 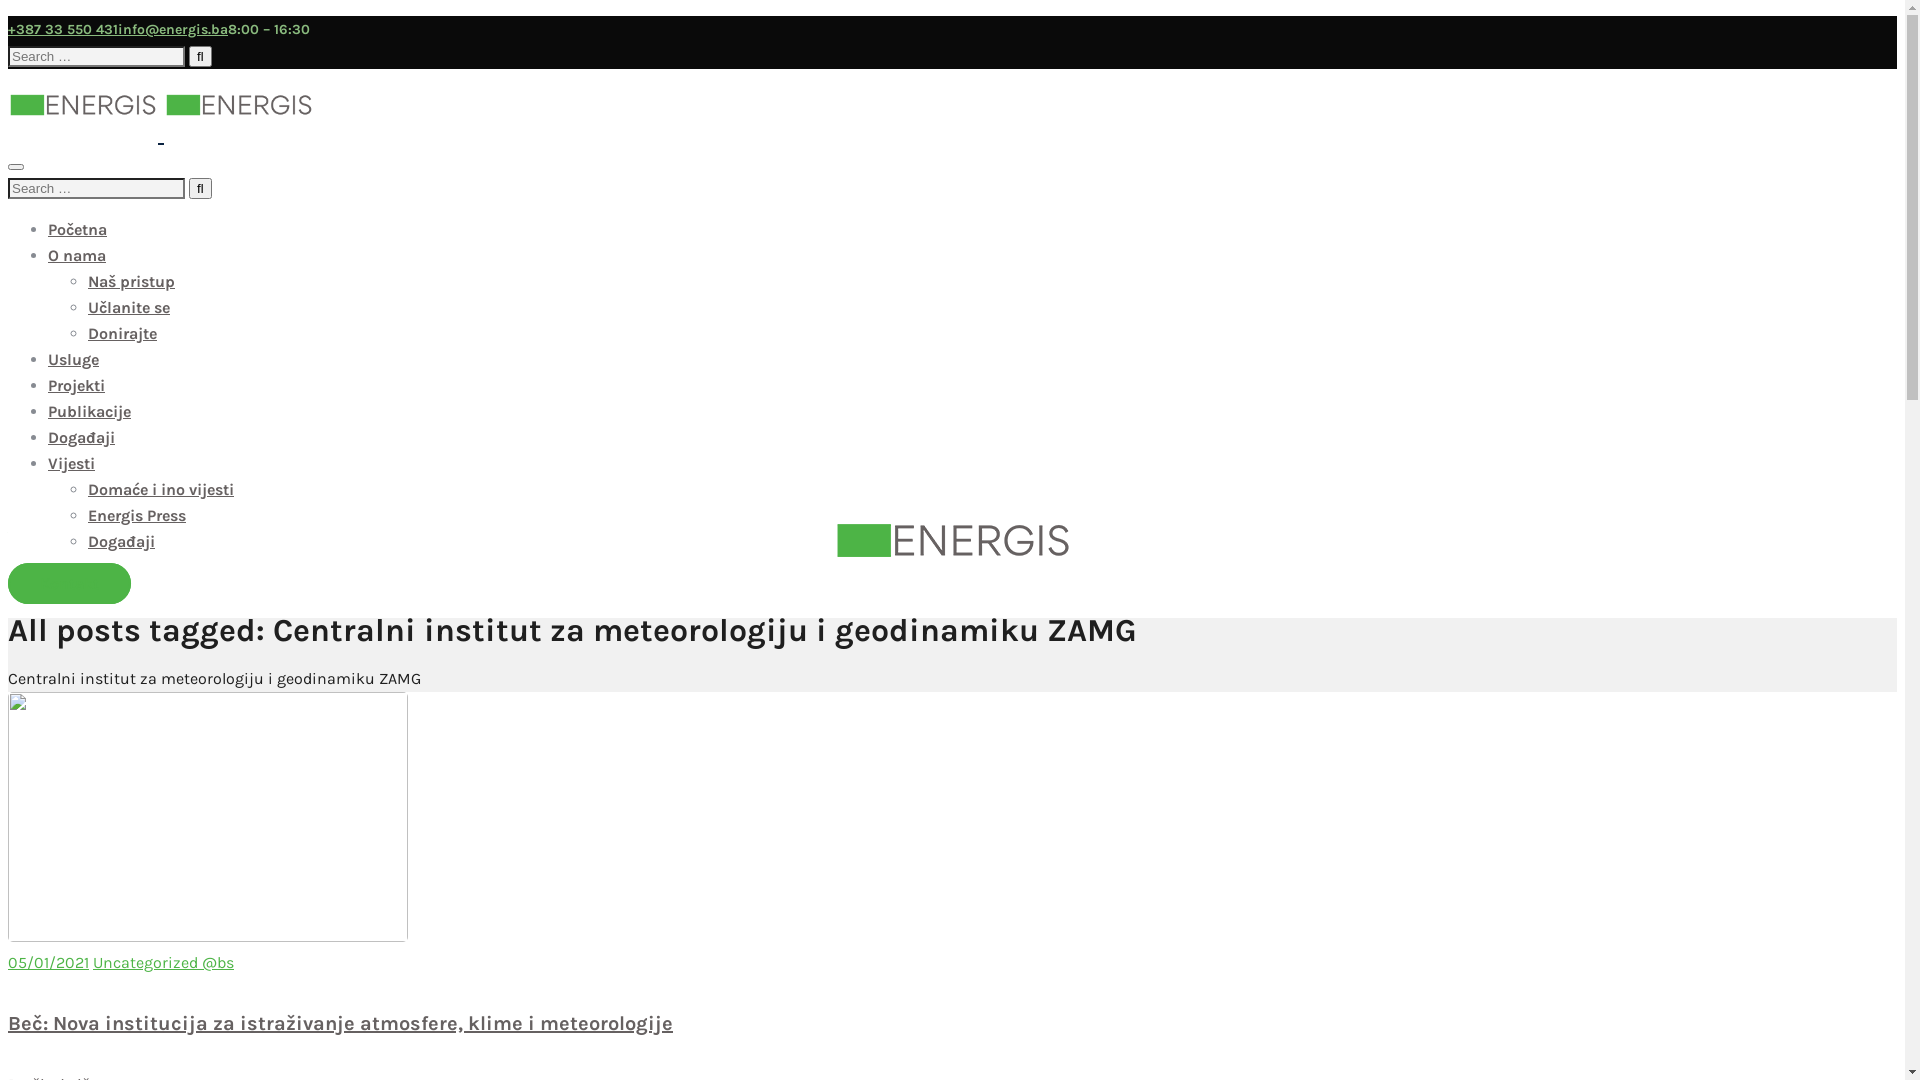 What do you see at coordinates (71, 463) in the screenshot?
I see `'Vijesti'` at bounding box center [71, 463].